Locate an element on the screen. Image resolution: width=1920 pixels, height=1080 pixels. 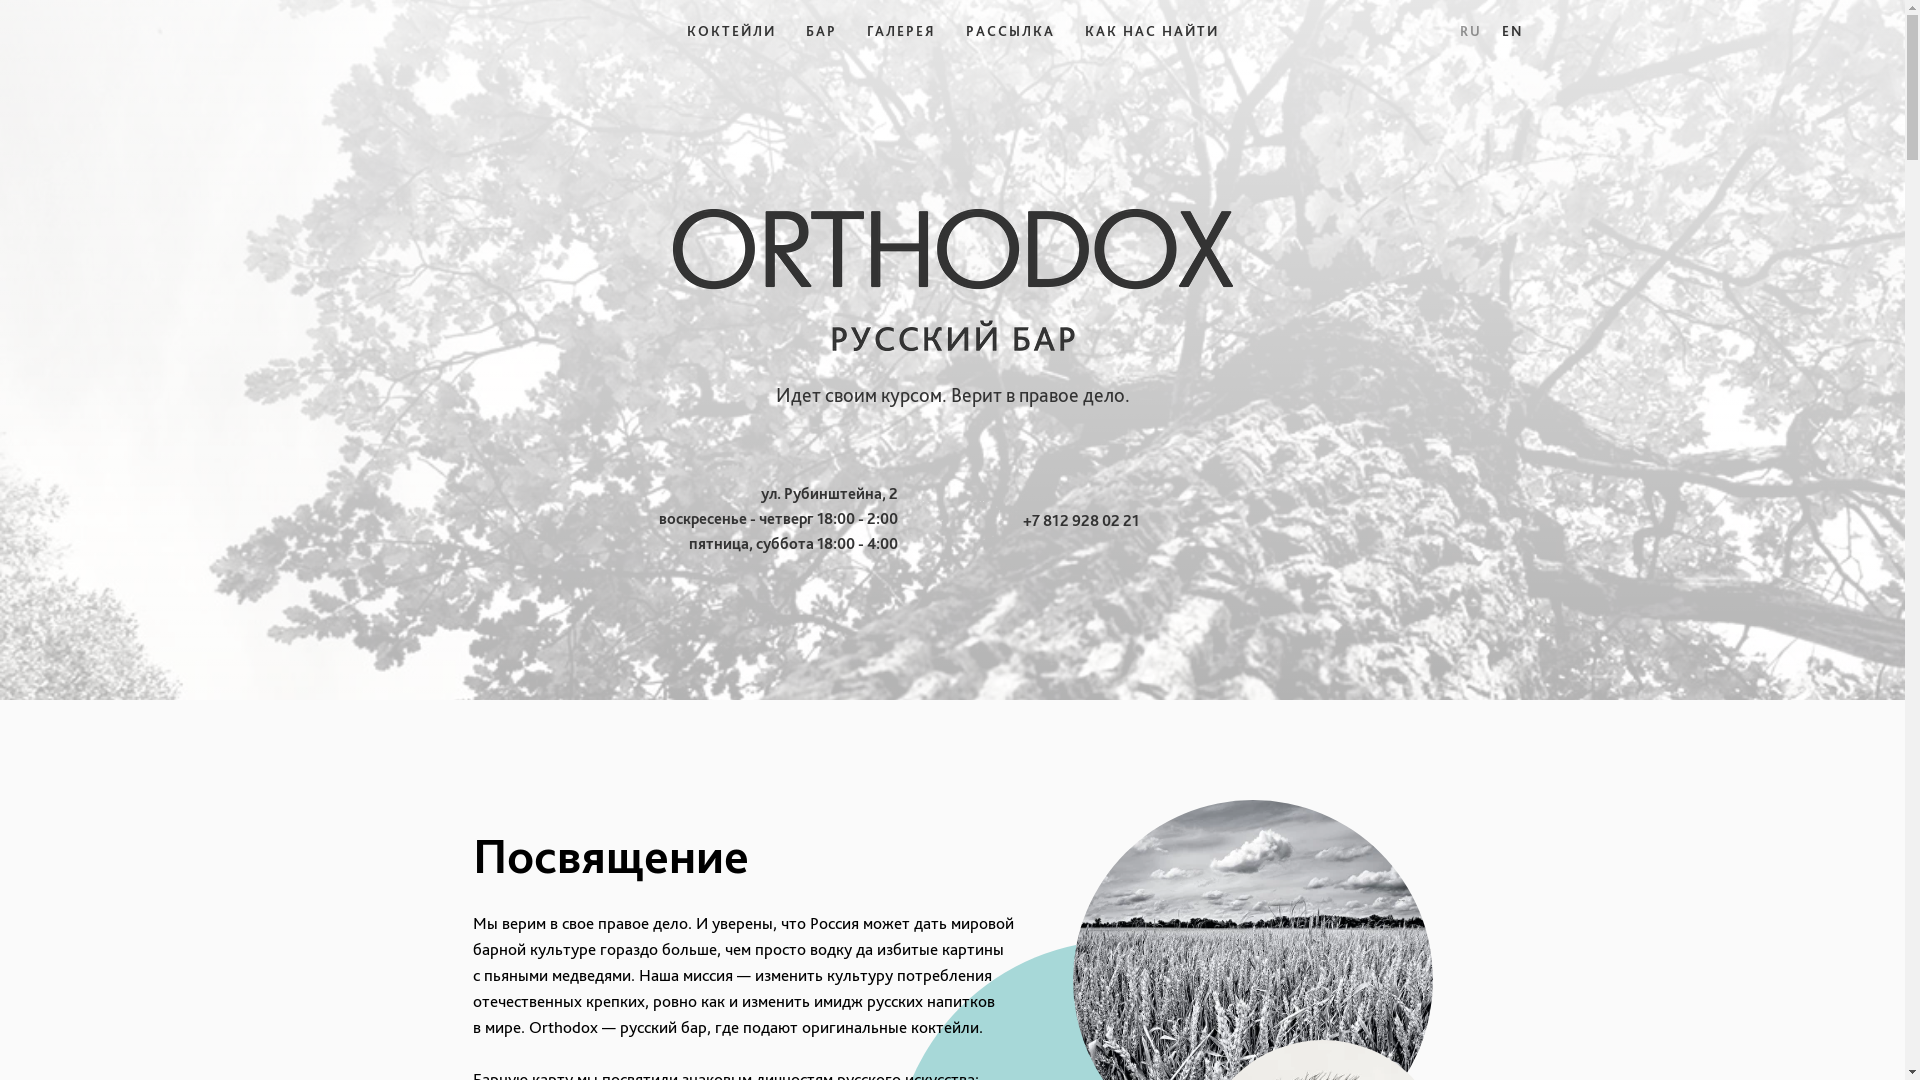
'RU' is located at coordinates (1470, 30).